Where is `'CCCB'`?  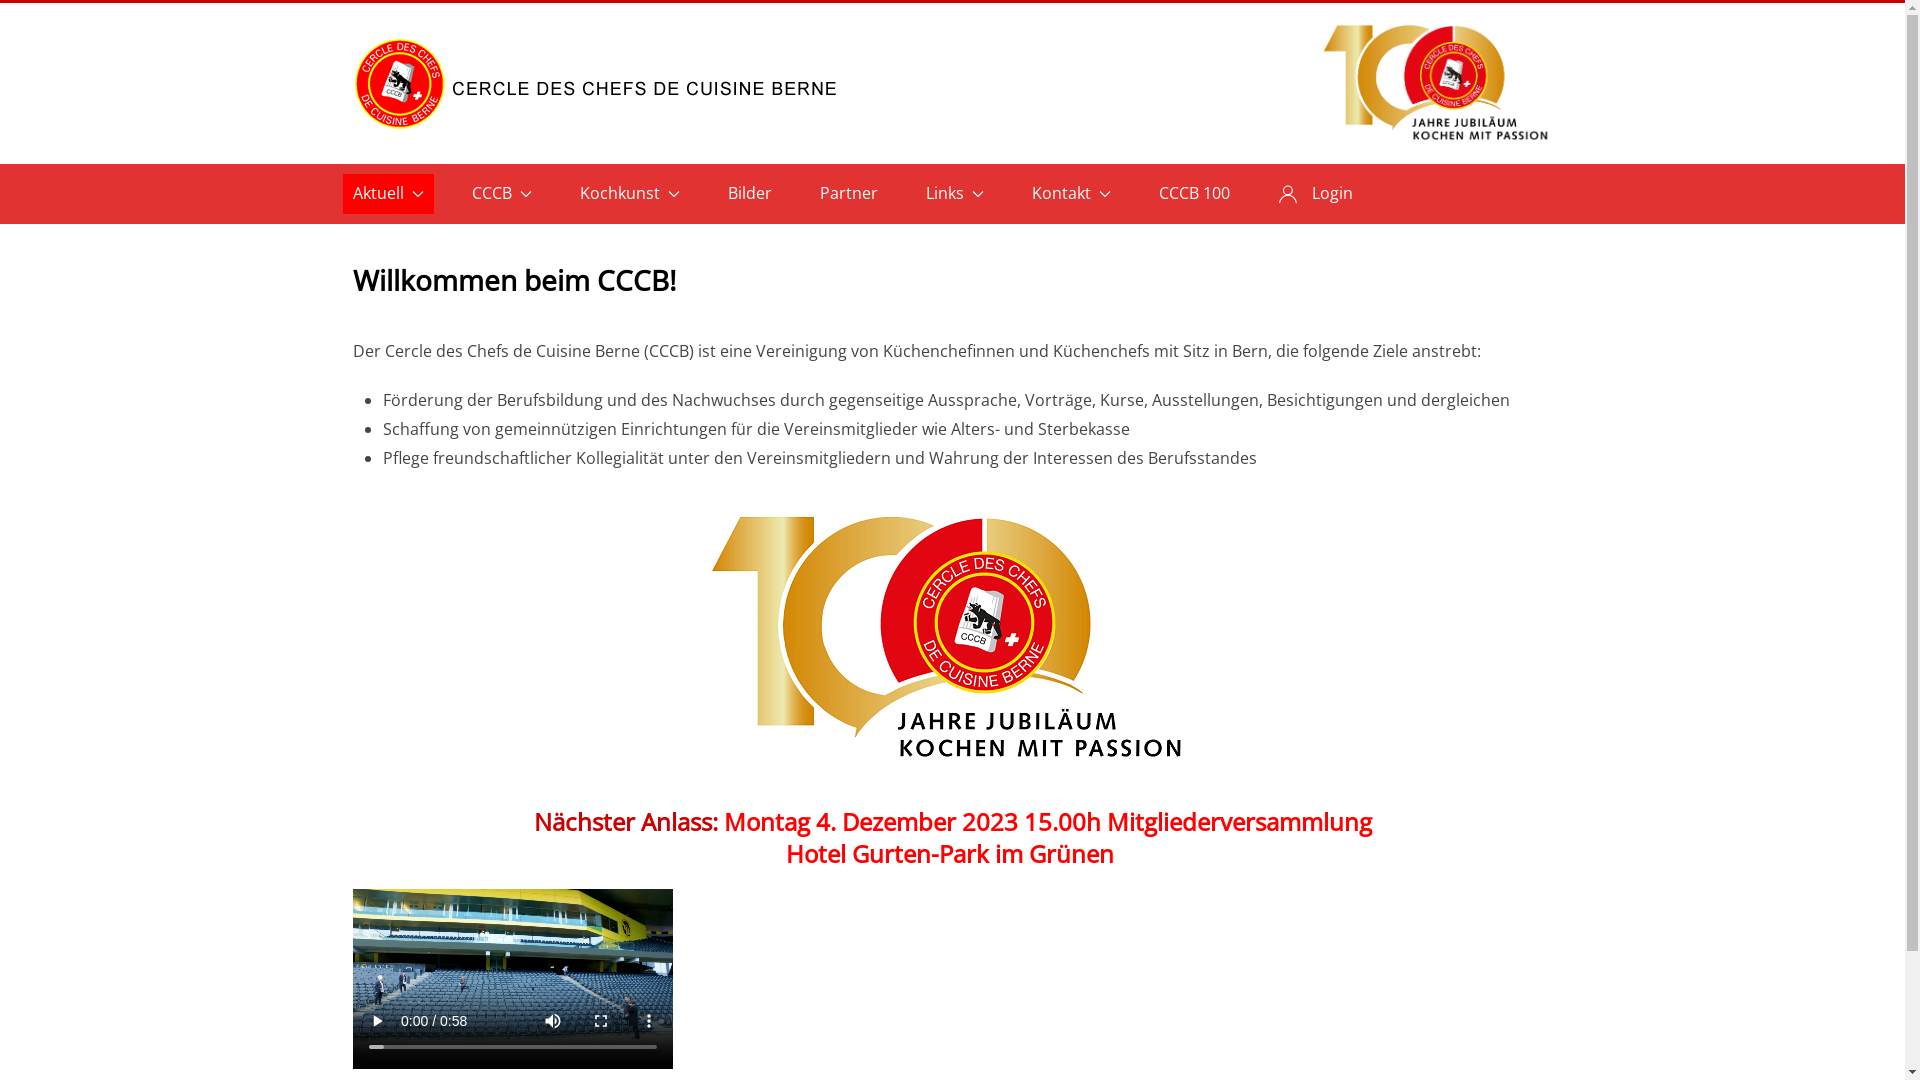
'CCCB' is located at coordinates (502, 193).